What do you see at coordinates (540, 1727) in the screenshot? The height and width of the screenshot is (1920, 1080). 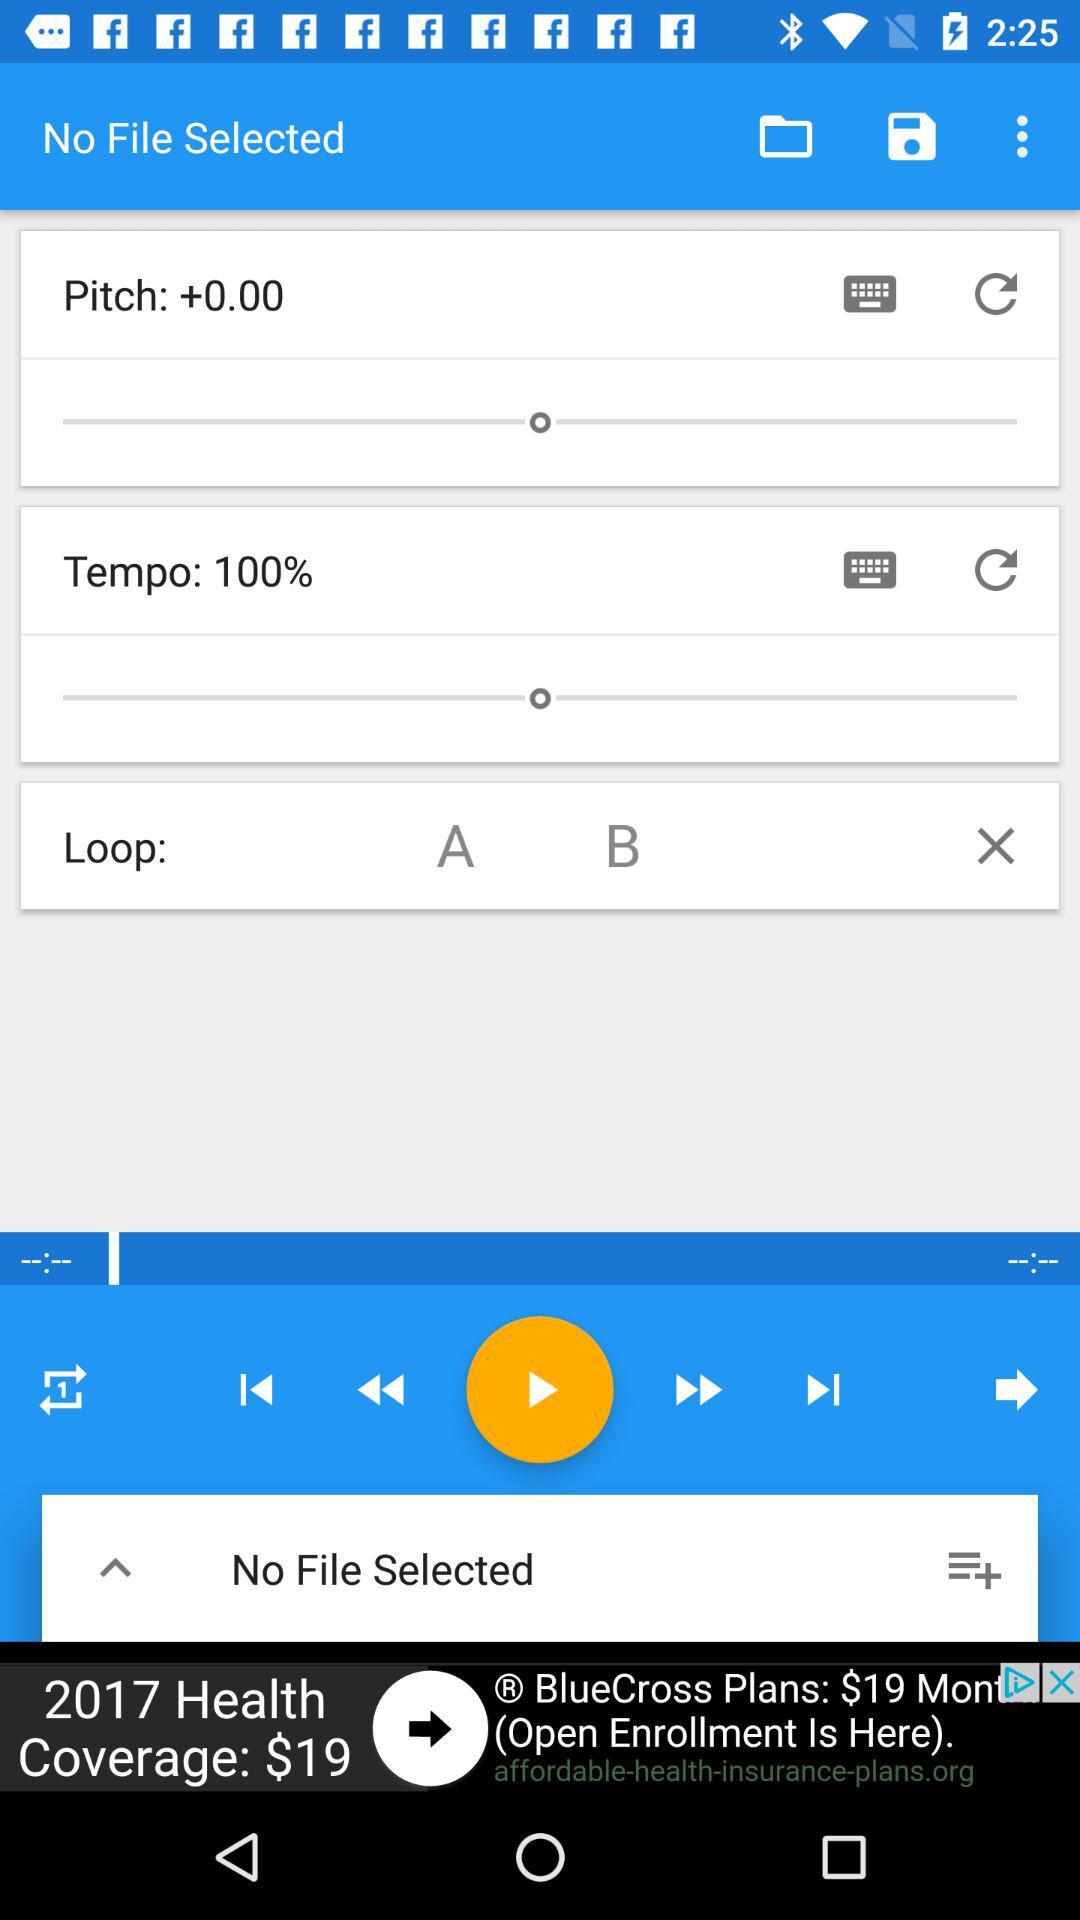 I see `view advertisement` at bounding box center [540, 1727].